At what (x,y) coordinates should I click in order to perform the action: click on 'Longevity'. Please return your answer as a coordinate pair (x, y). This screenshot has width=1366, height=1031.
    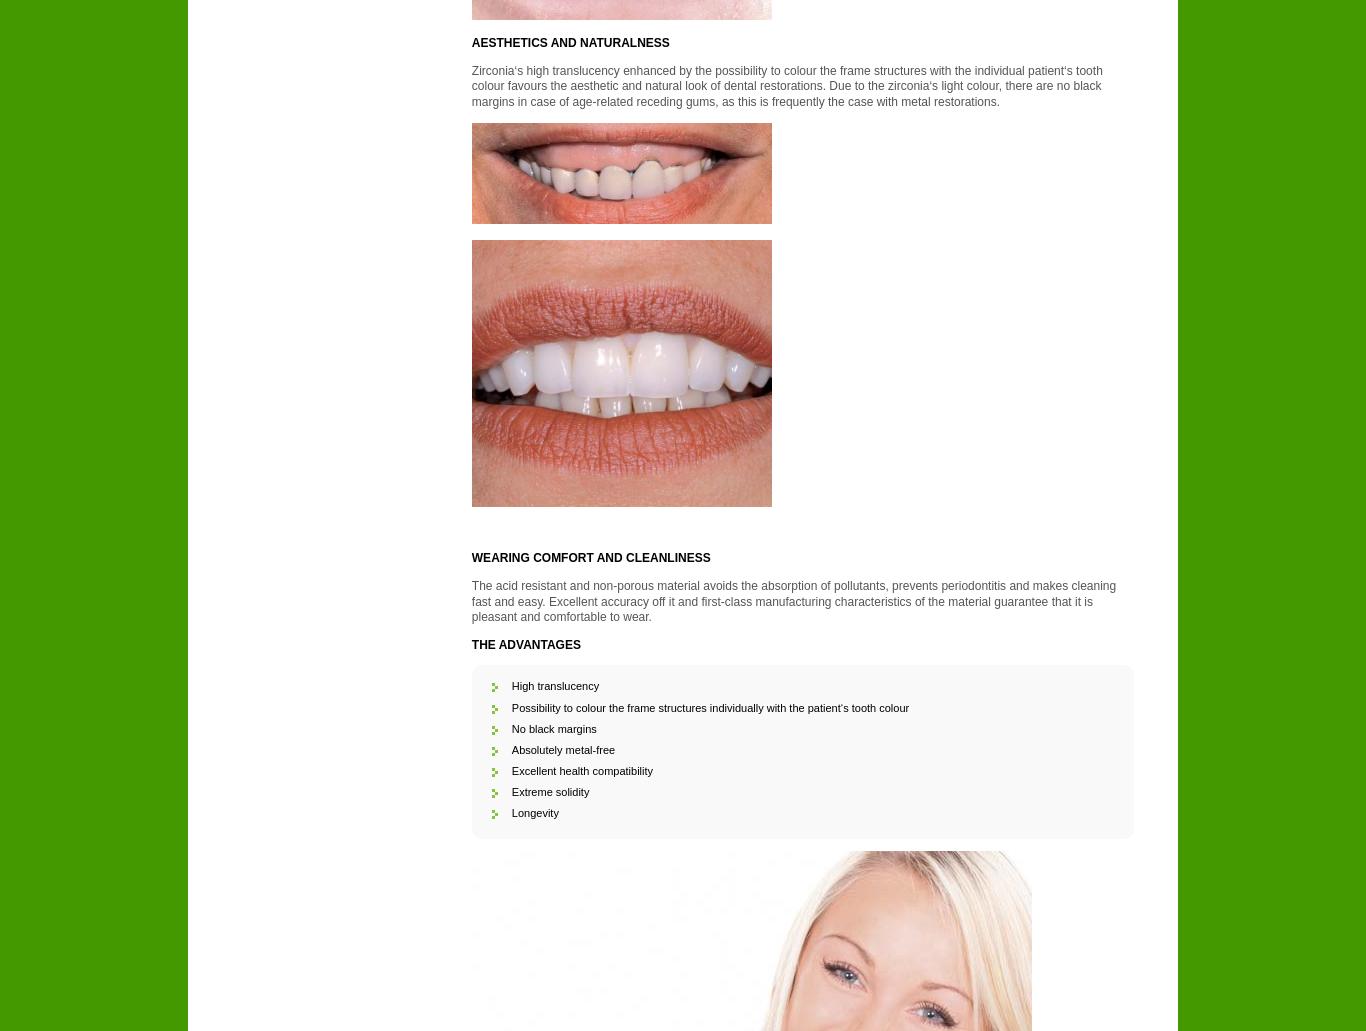
    Looking at the image, I should click on (534, 812).